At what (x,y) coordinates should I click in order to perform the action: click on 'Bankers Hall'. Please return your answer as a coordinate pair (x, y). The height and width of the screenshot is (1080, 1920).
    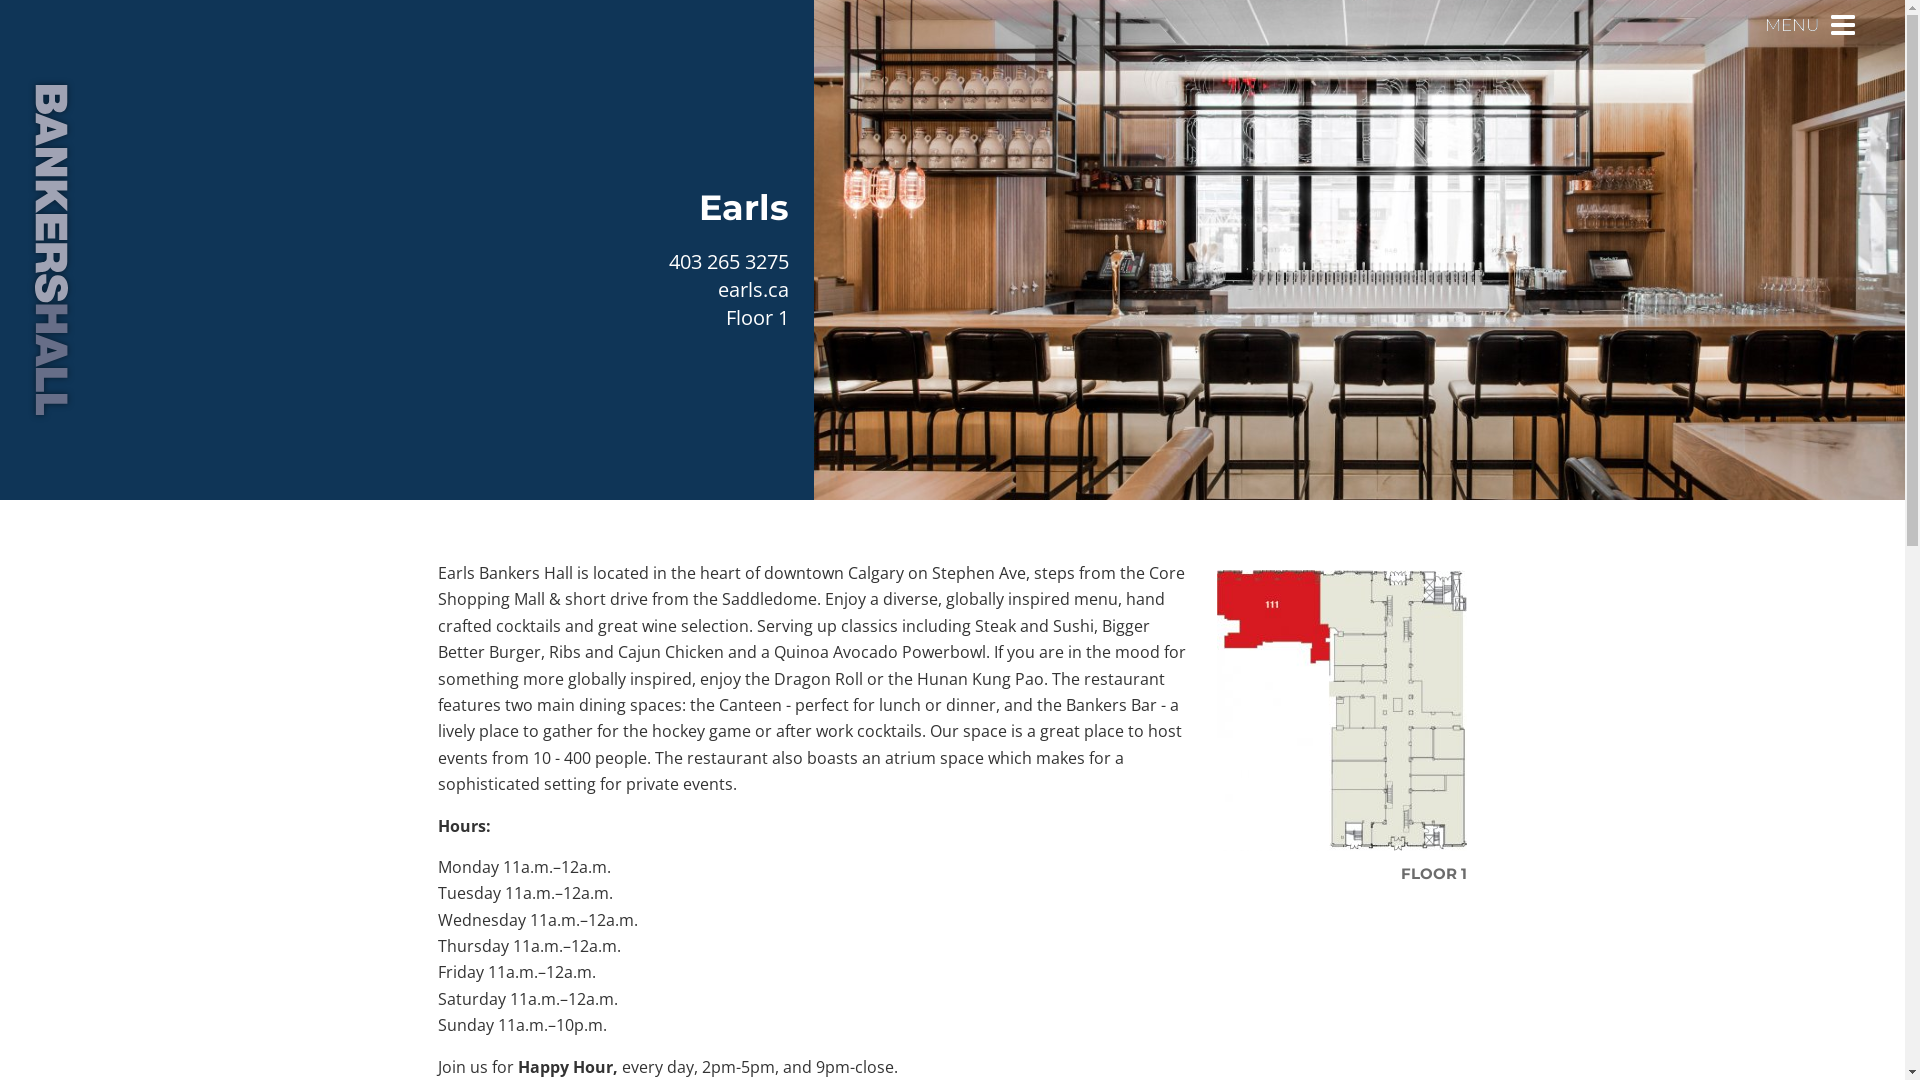
    Looking at the image, I should click on (51, 249).